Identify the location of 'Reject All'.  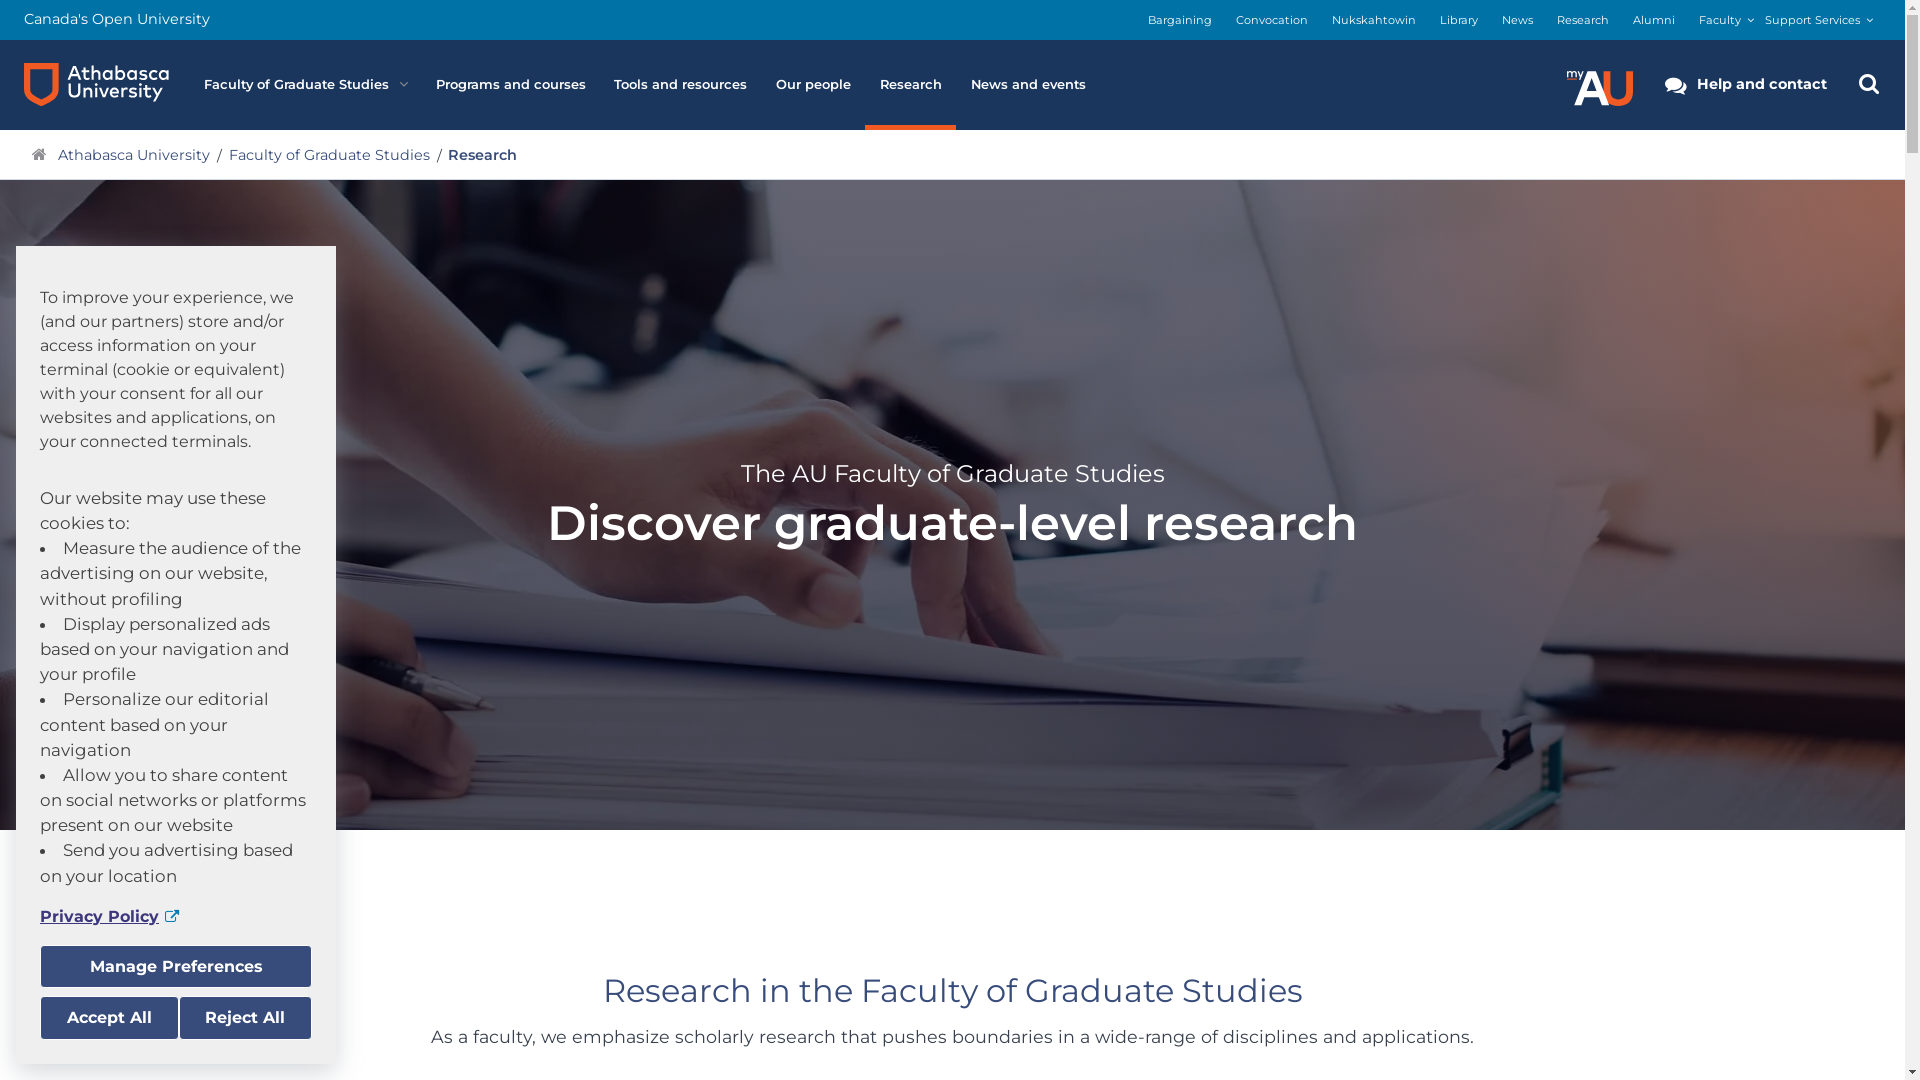
(243, 1018).